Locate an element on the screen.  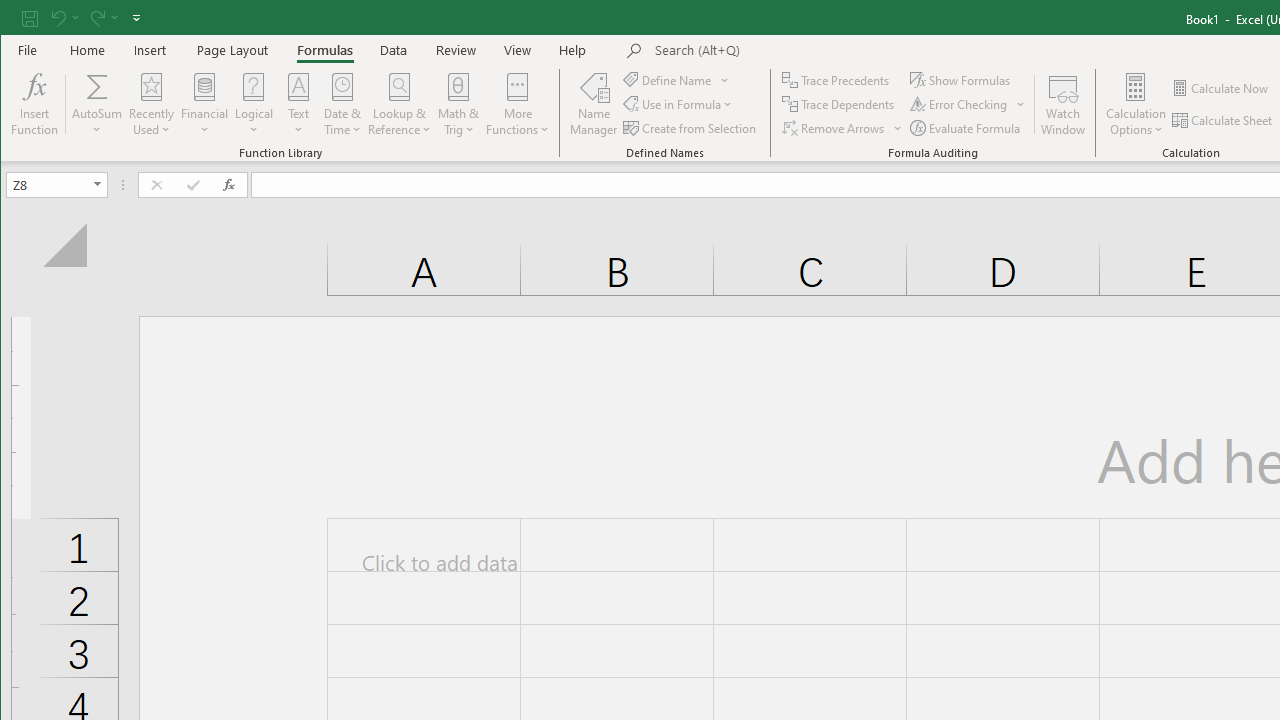
'Trace Dependents' is located at coordinates (840, 104).